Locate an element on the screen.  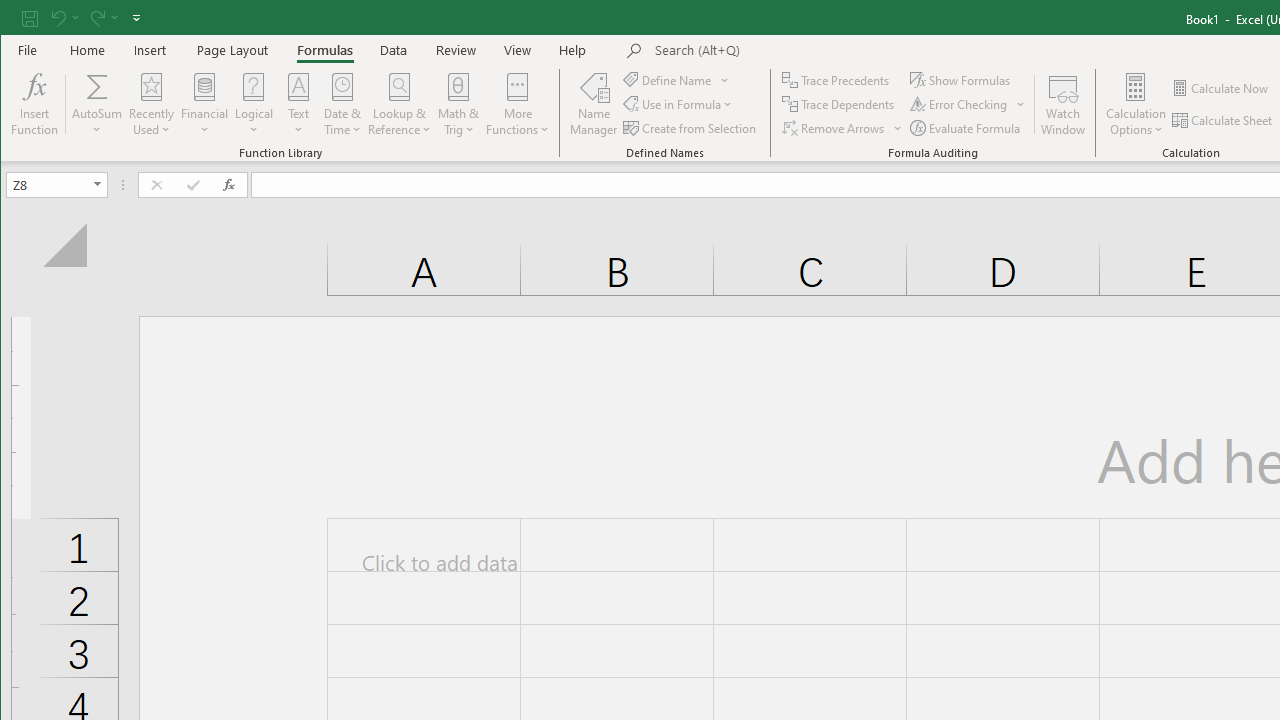
'Trace Dependents' is located at coordinates (840, 104).